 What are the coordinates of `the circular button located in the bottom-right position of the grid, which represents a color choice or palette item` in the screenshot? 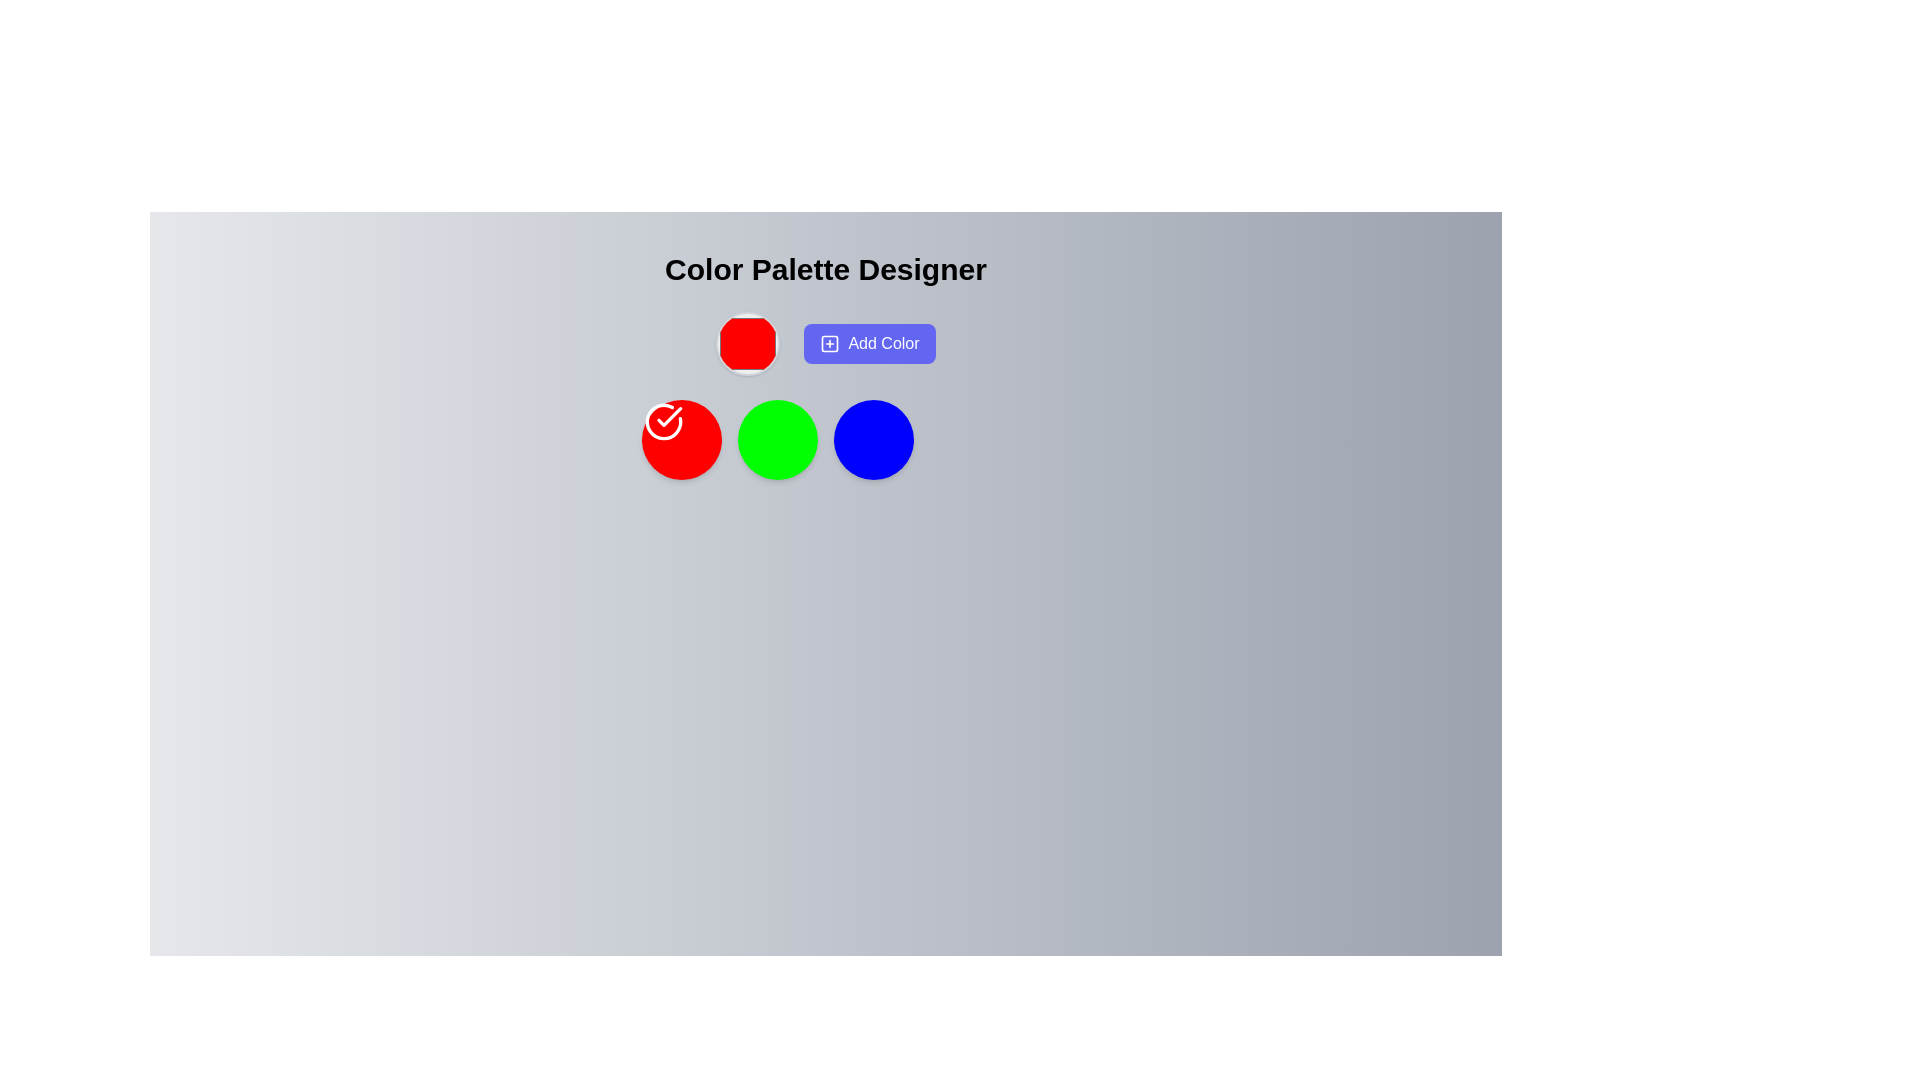 It's located at (873, 438).